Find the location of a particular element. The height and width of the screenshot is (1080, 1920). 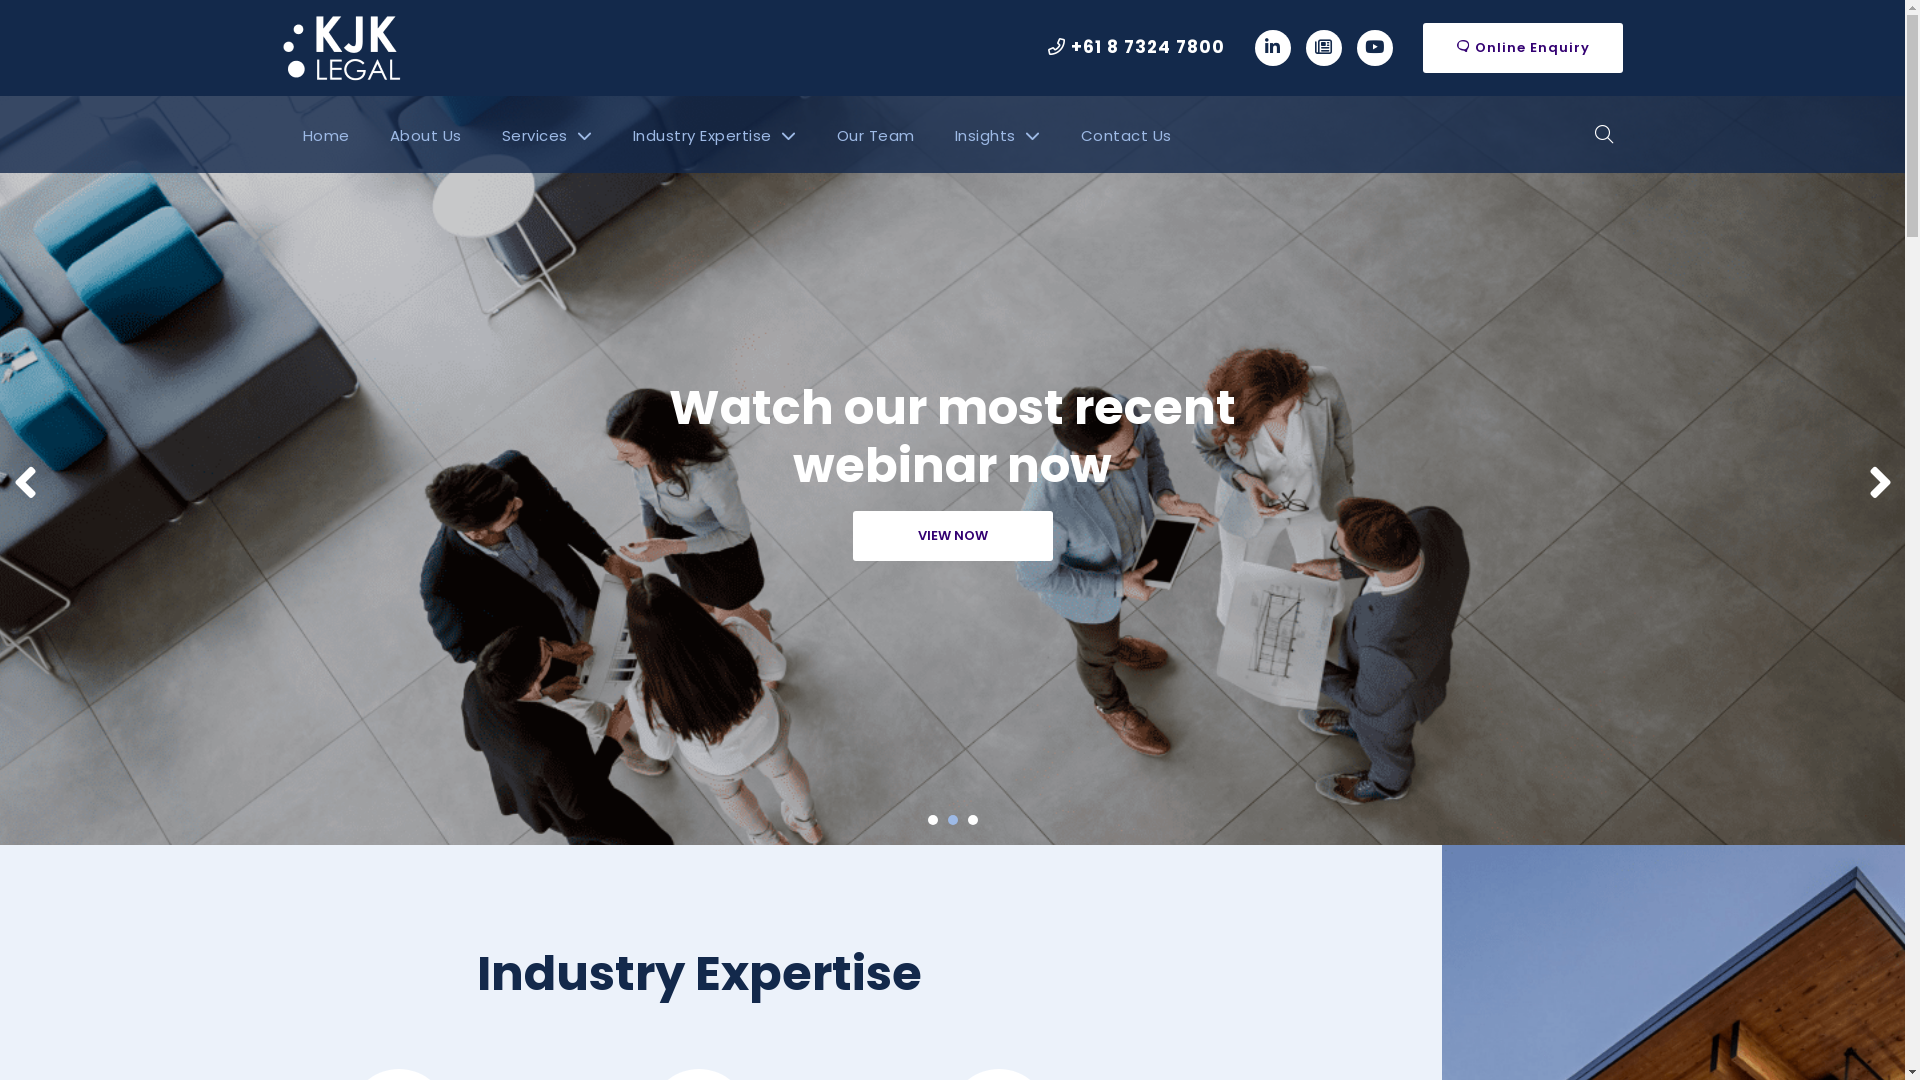

'Next' is located at coordinates (1879, 482).